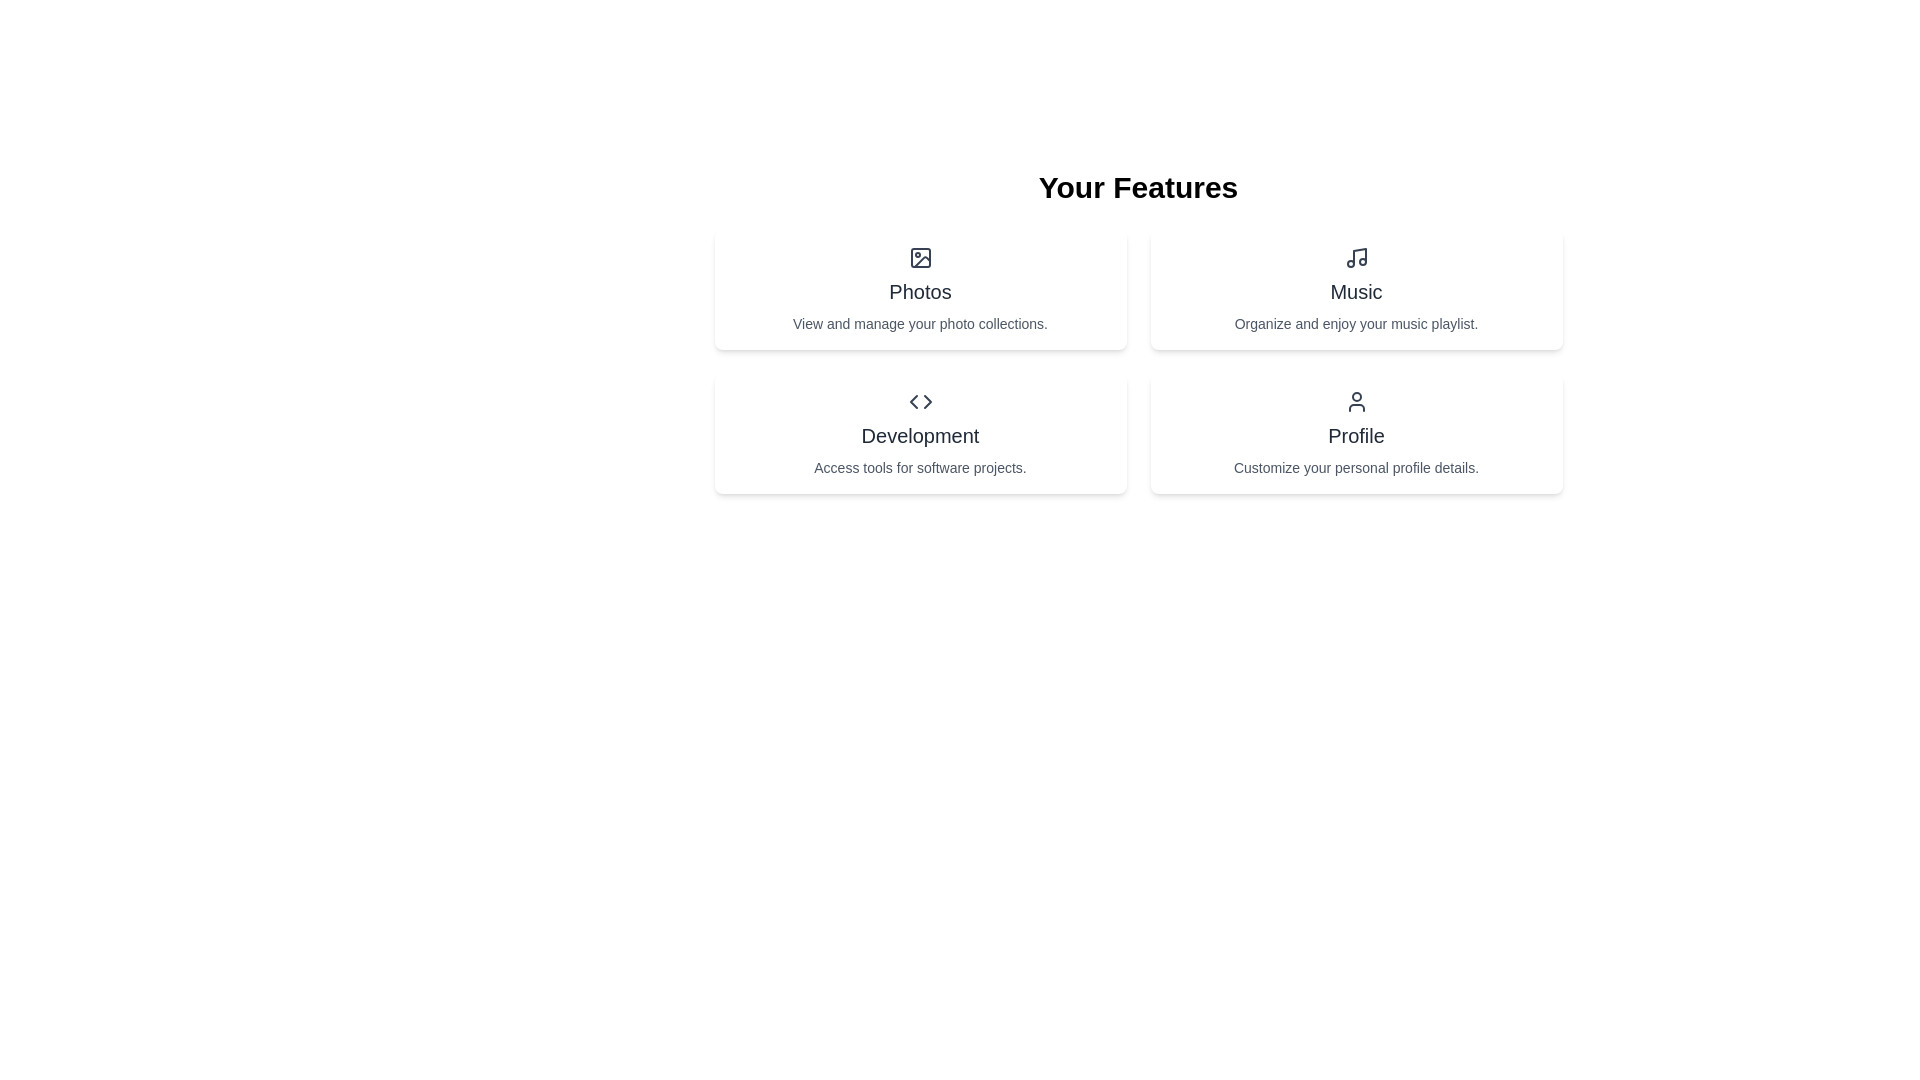 The height and width of the screenshot is (1080, 1920). Describe the element at coordinates (1359, 255) in the screenshot. I see `the 'Music' feature icon located at the top right section of the feature box grid below the title 'Your Features'` at that location.